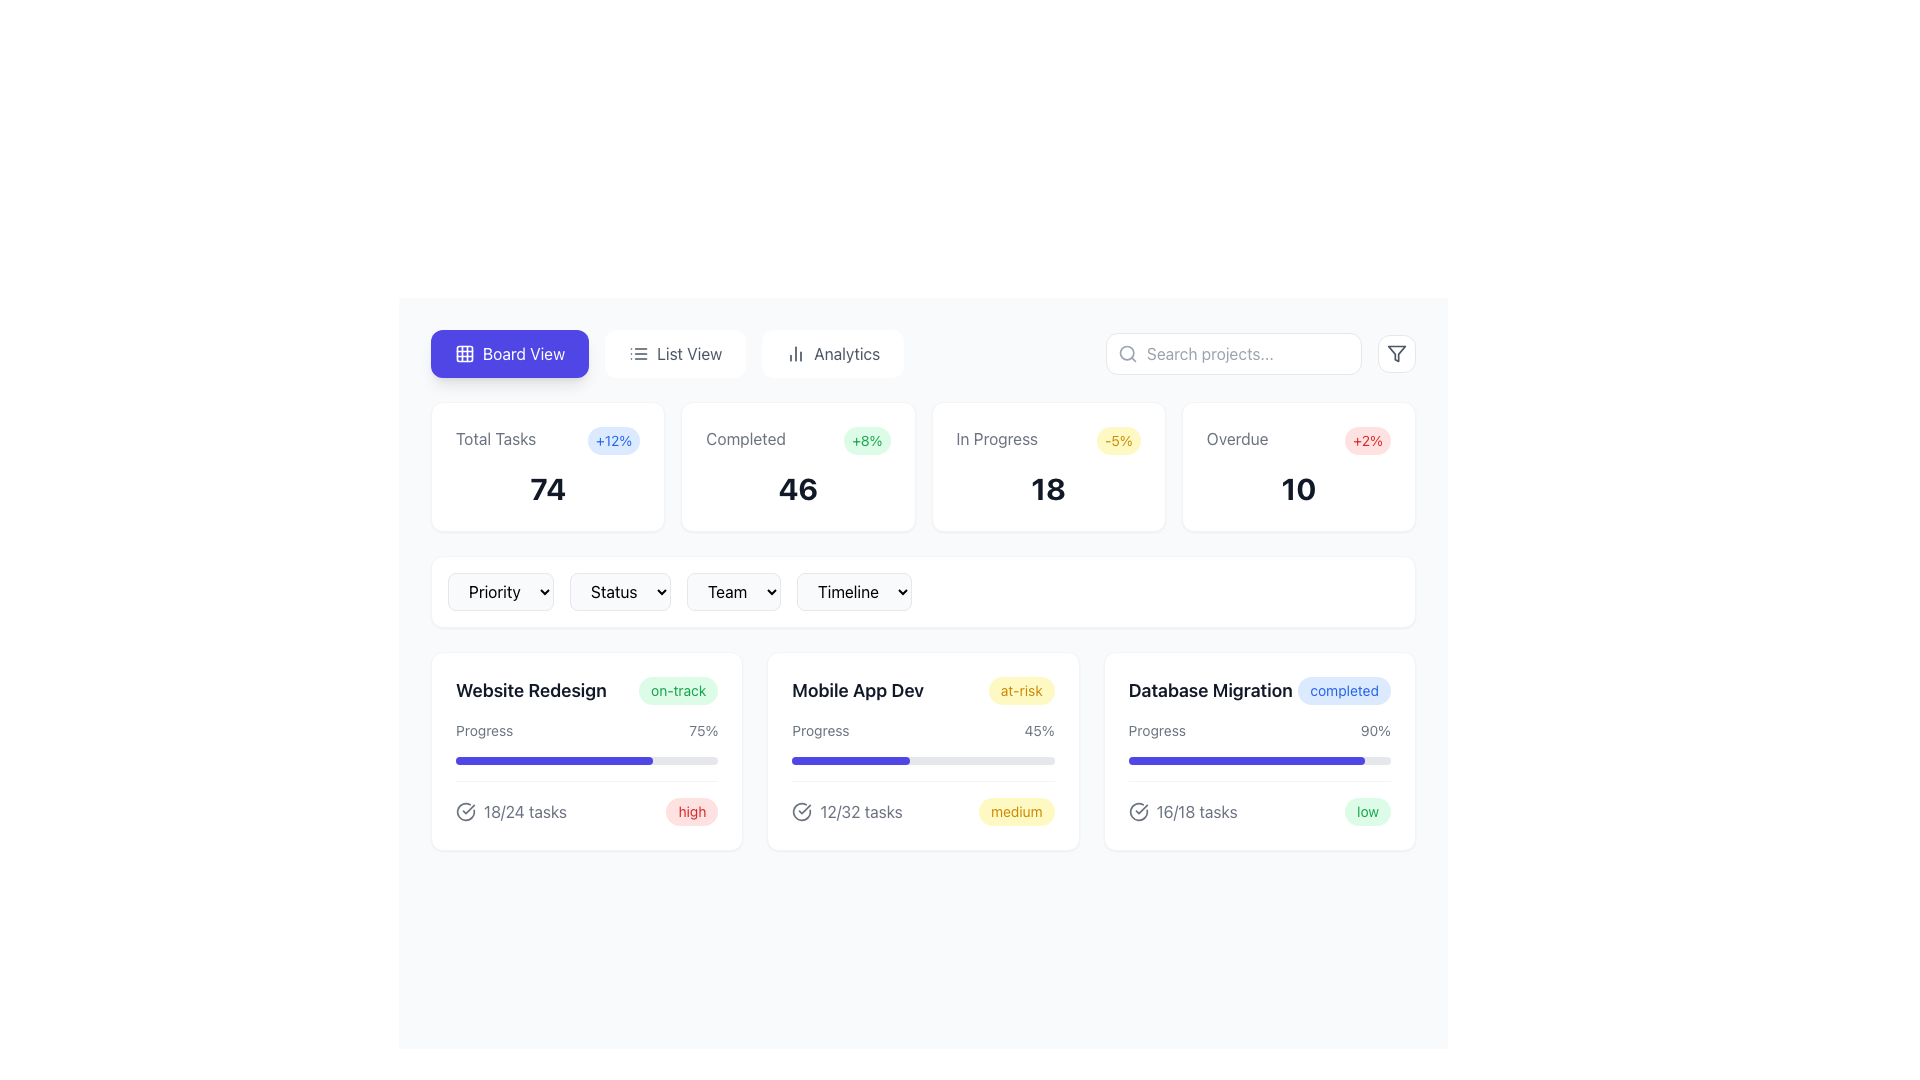 Image resolution: width=1920 pixels, height=1080 pixels. Describe the element at coordinates (675, 353) in the screenshot. I see `the middle button that switches the view mode to a list-based layout, located between the 'Board View' and 'Analytics' buttons` at that location.